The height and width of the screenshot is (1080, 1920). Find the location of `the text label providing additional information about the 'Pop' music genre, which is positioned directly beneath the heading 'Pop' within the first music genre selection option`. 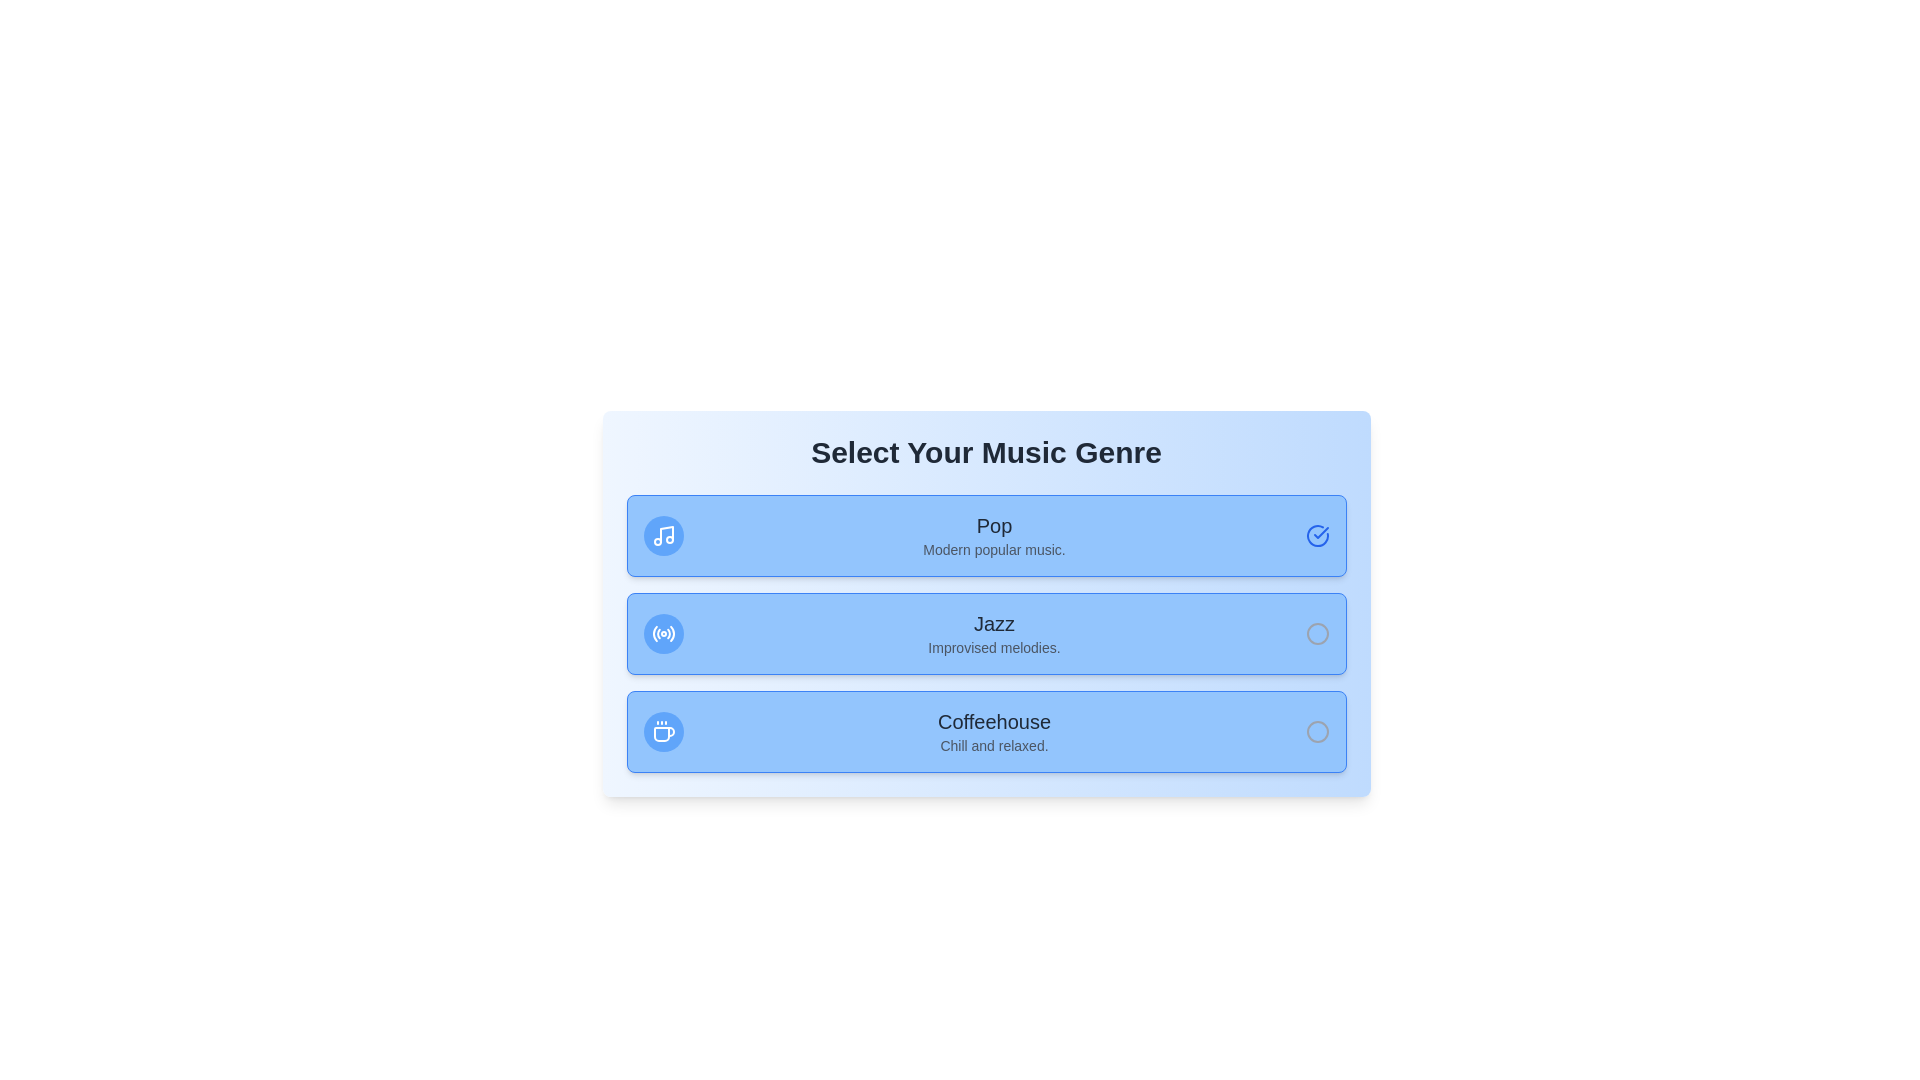

the text label providing additional information about the 'Pop' music genre, which is positioned directly beneath the heading 'Pop' within the first music genre selection option is located at coordinates (994, 550).